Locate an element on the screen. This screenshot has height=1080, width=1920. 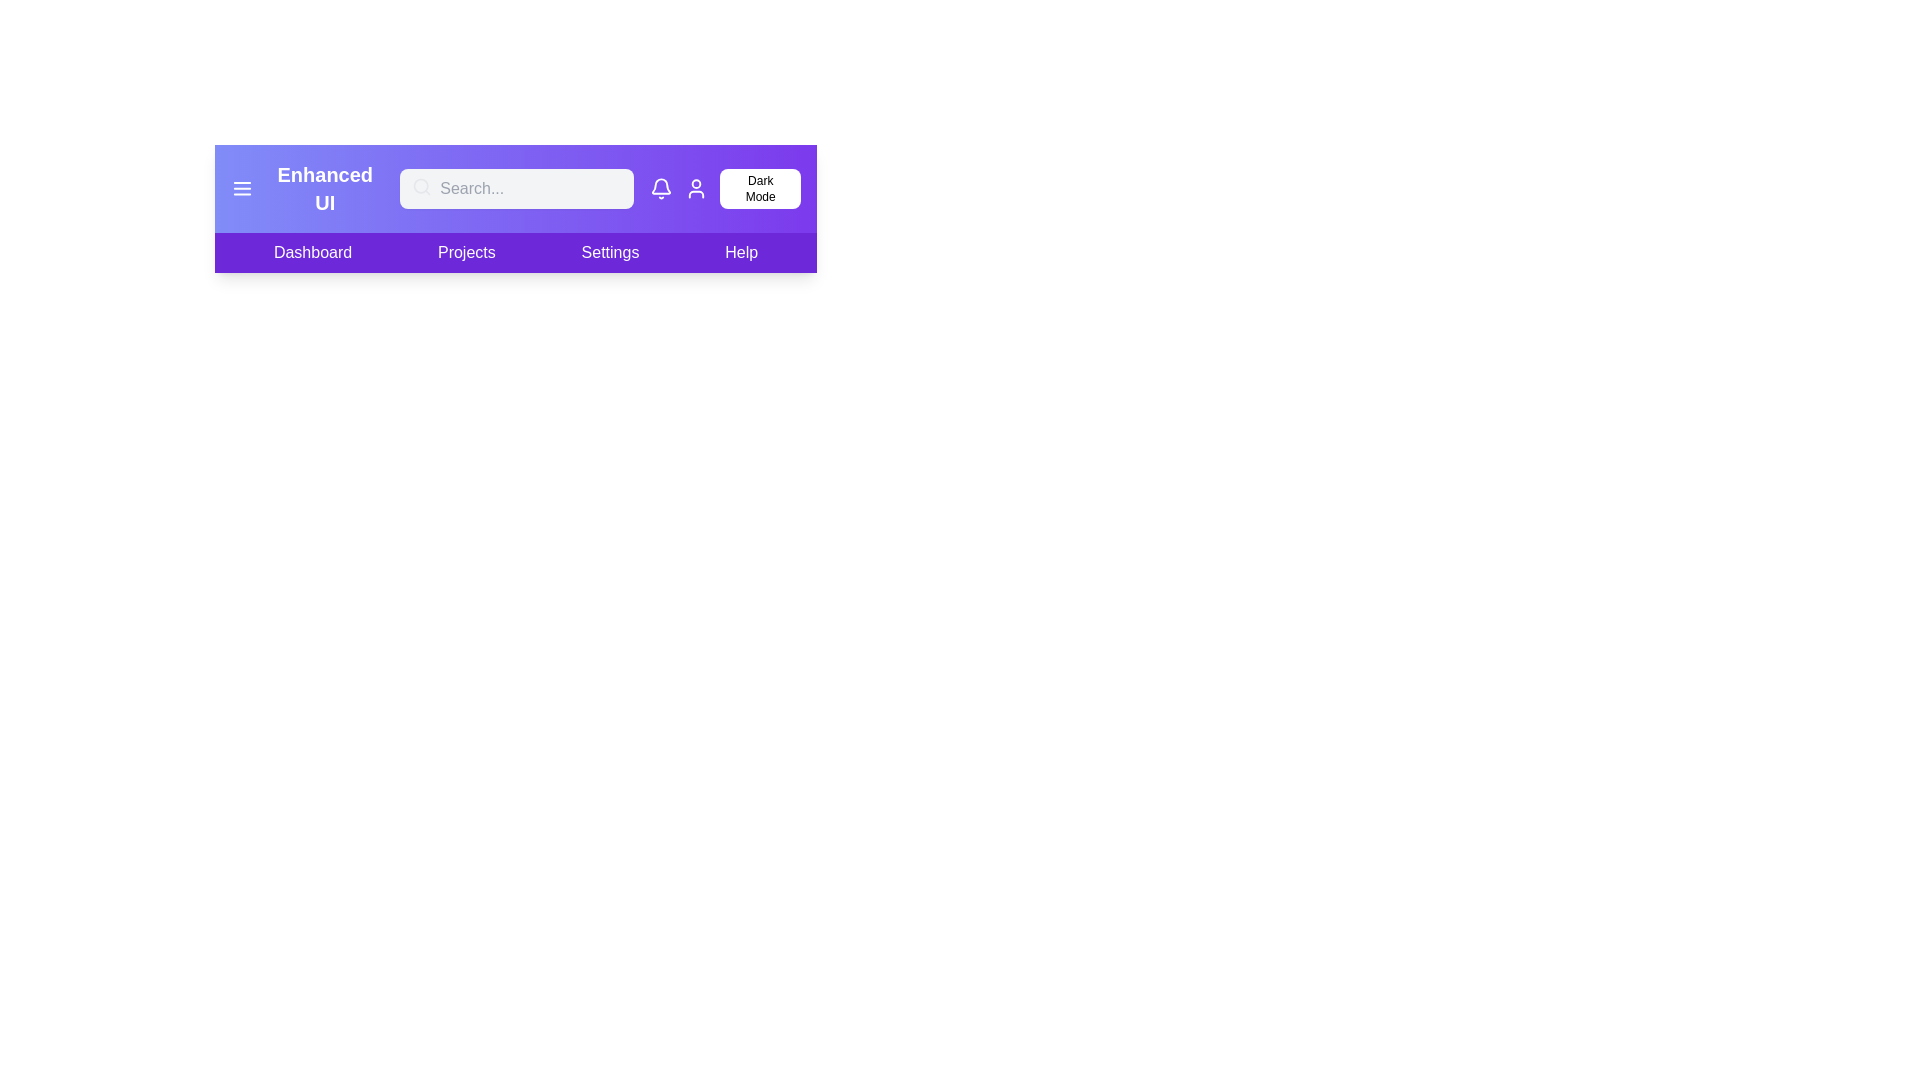
the 'Projects' menu item to navigate to the 'Projects' section is located at coordinates (464, 252).